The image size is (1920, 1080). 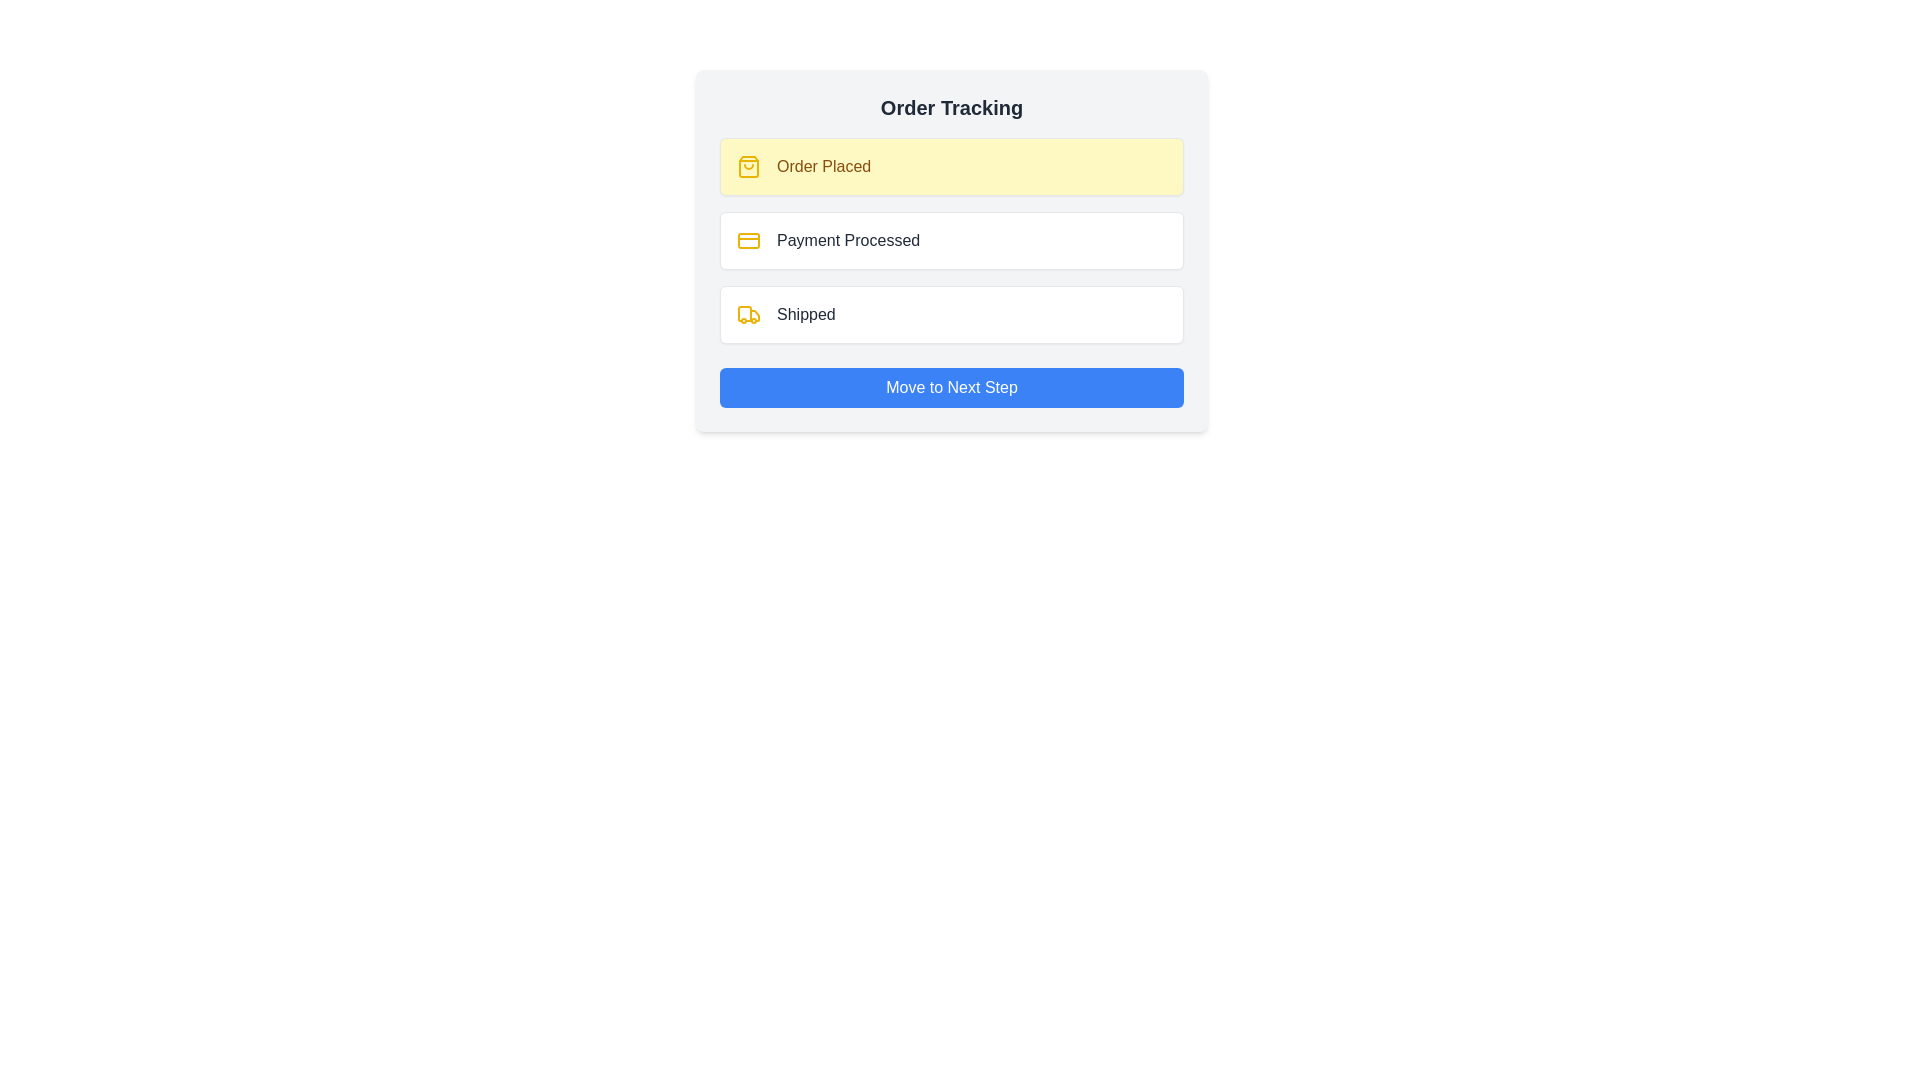 I want to click on the yellow shopping bag icon located to the left of the text 'Order Placed' in the yellow-highlighted section of the 'Order Tracking' interface, so click(x=747, y=165).